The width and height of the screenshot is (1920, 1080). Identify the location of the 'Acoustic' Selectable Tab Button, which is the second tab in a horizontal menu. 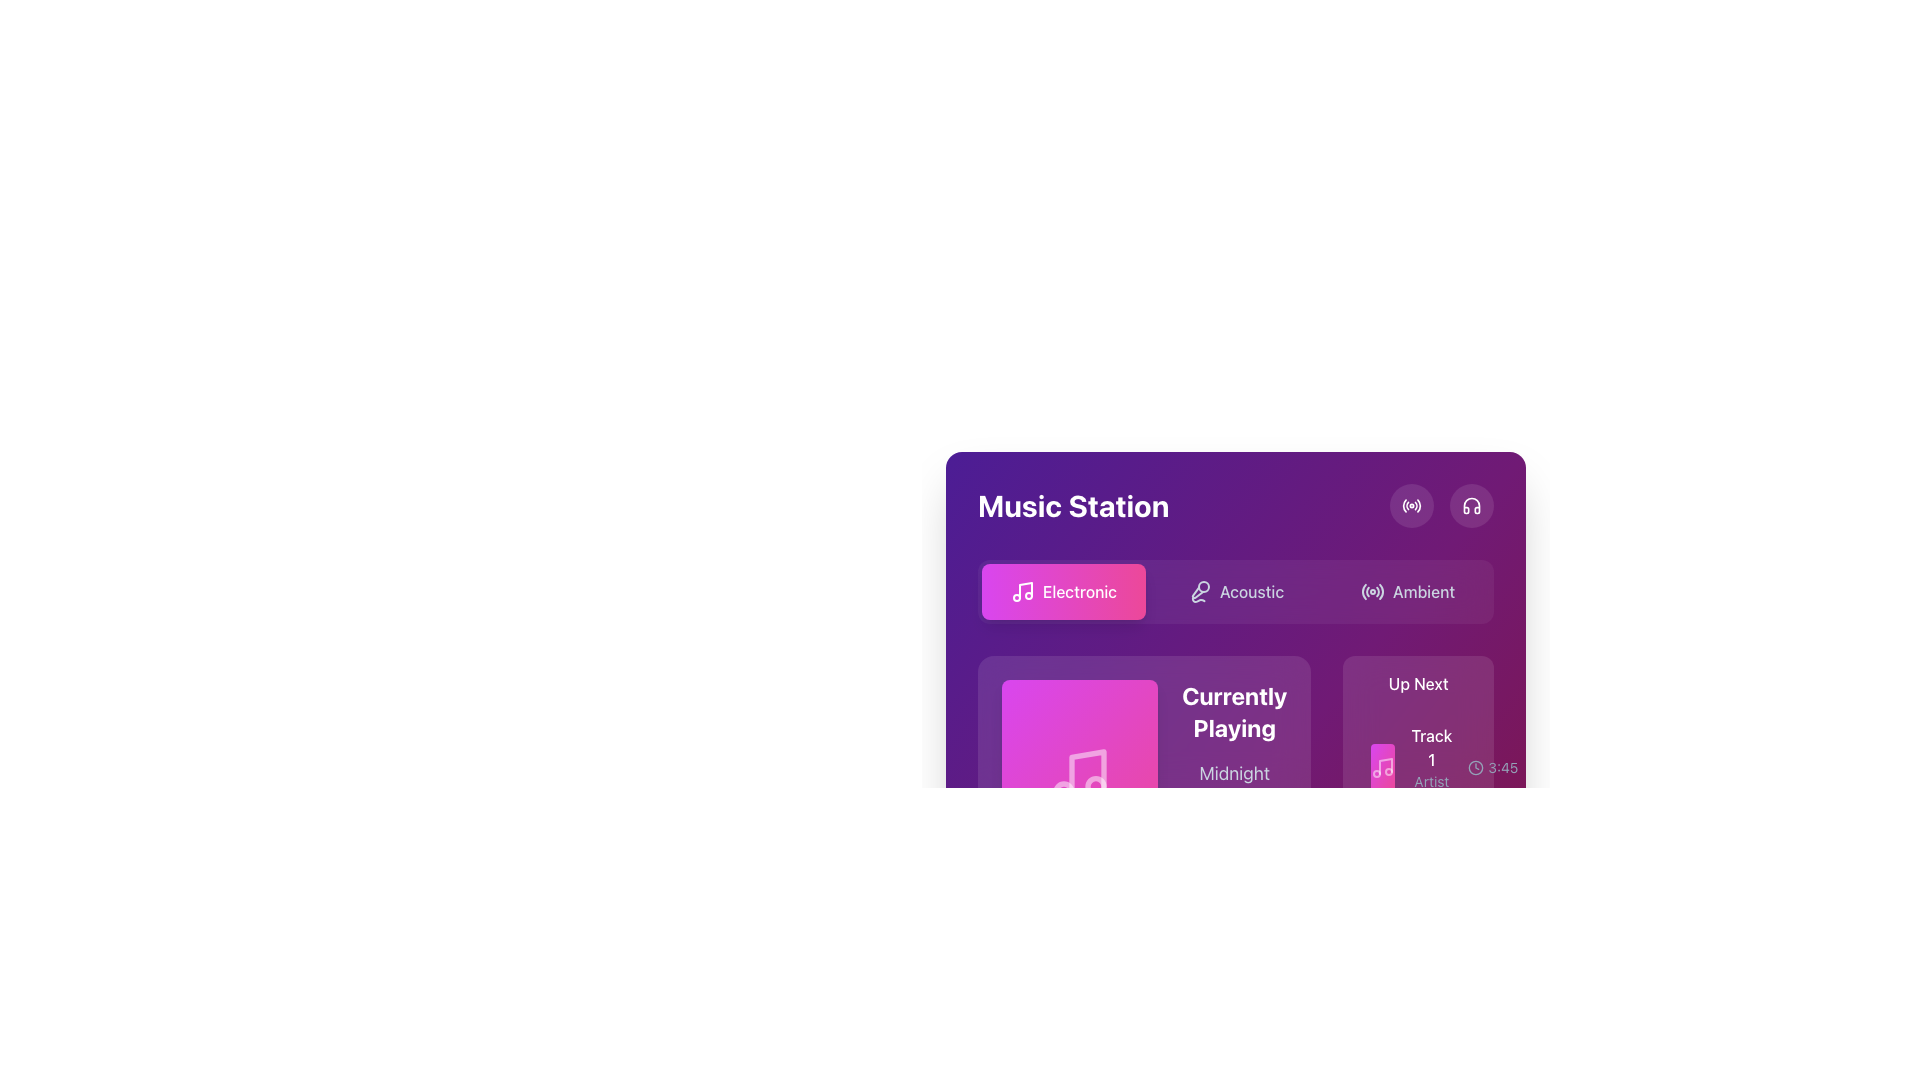
(1235, 607).